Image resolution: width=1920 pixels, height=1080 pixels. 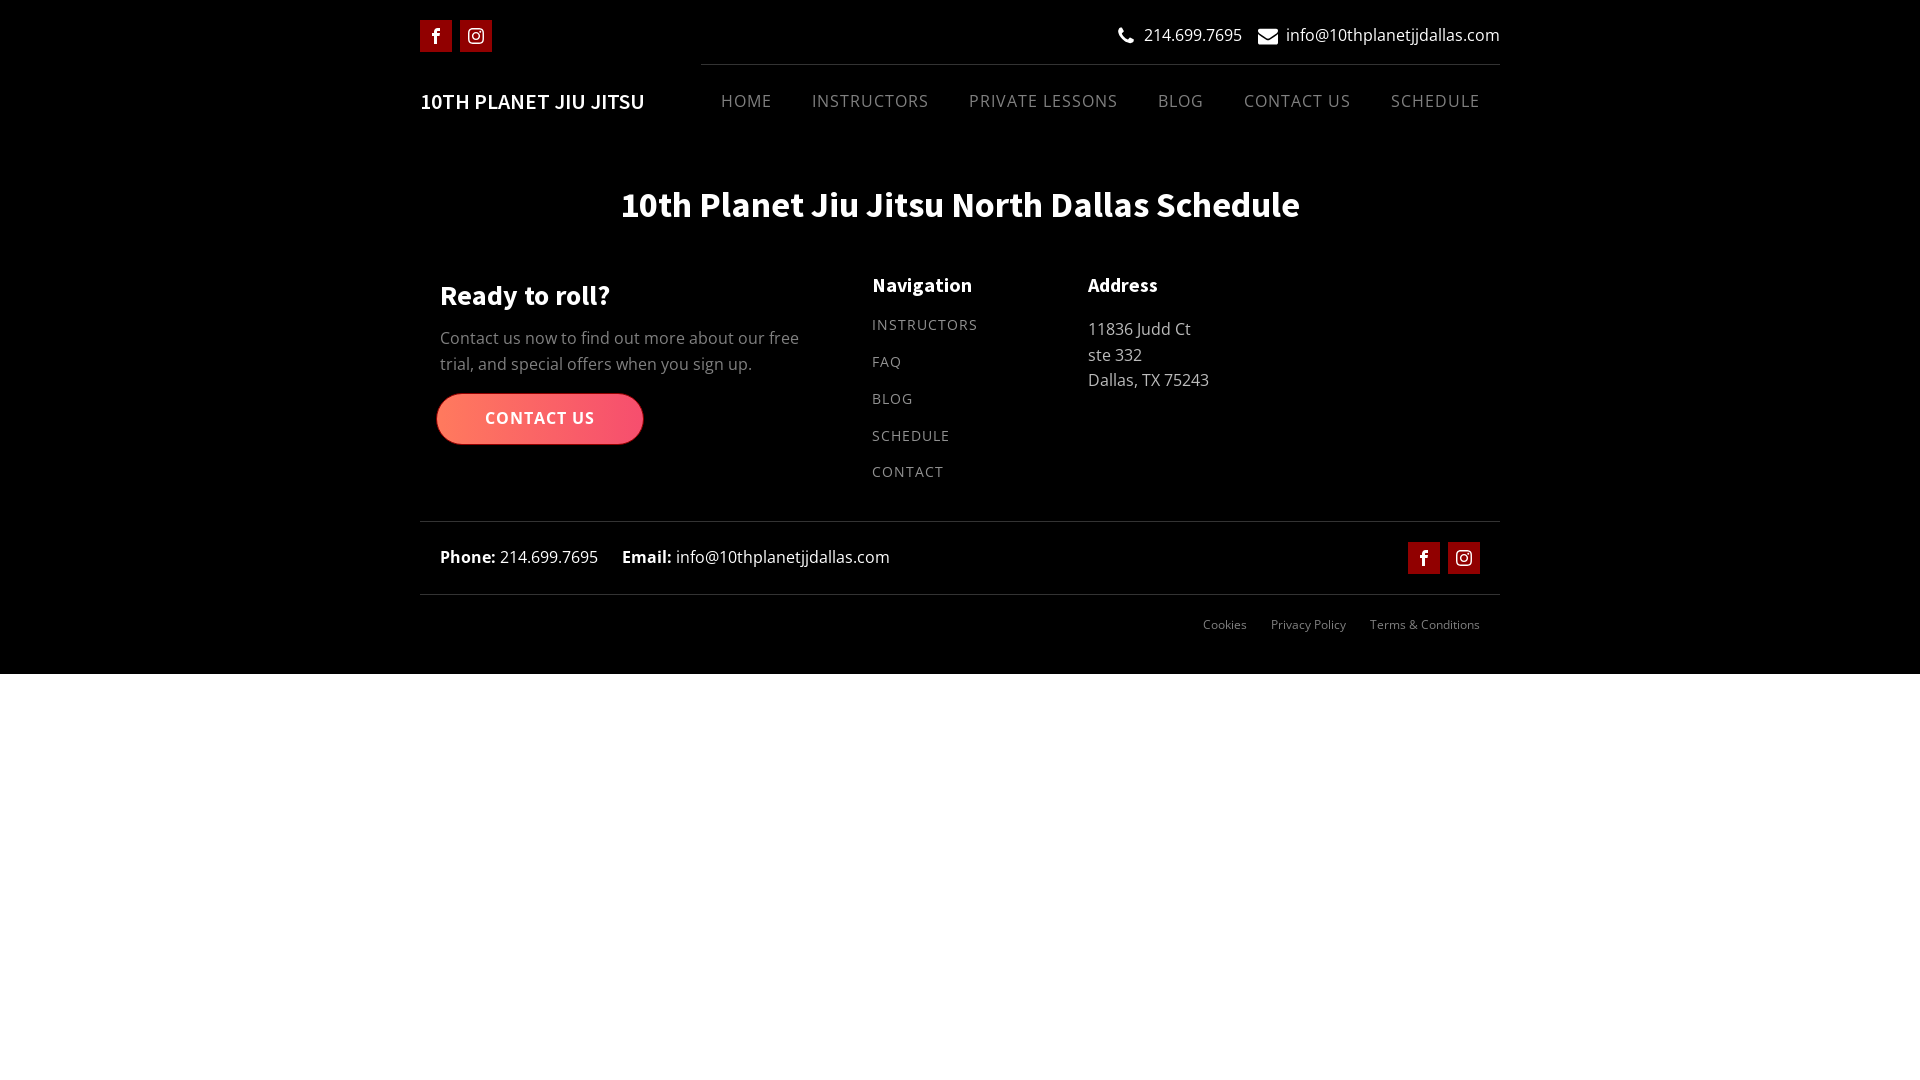 What do you see at coordinates (1202, 623) in the screenshot?
I see `'Cookies'` at bounding box center [1202, 623].